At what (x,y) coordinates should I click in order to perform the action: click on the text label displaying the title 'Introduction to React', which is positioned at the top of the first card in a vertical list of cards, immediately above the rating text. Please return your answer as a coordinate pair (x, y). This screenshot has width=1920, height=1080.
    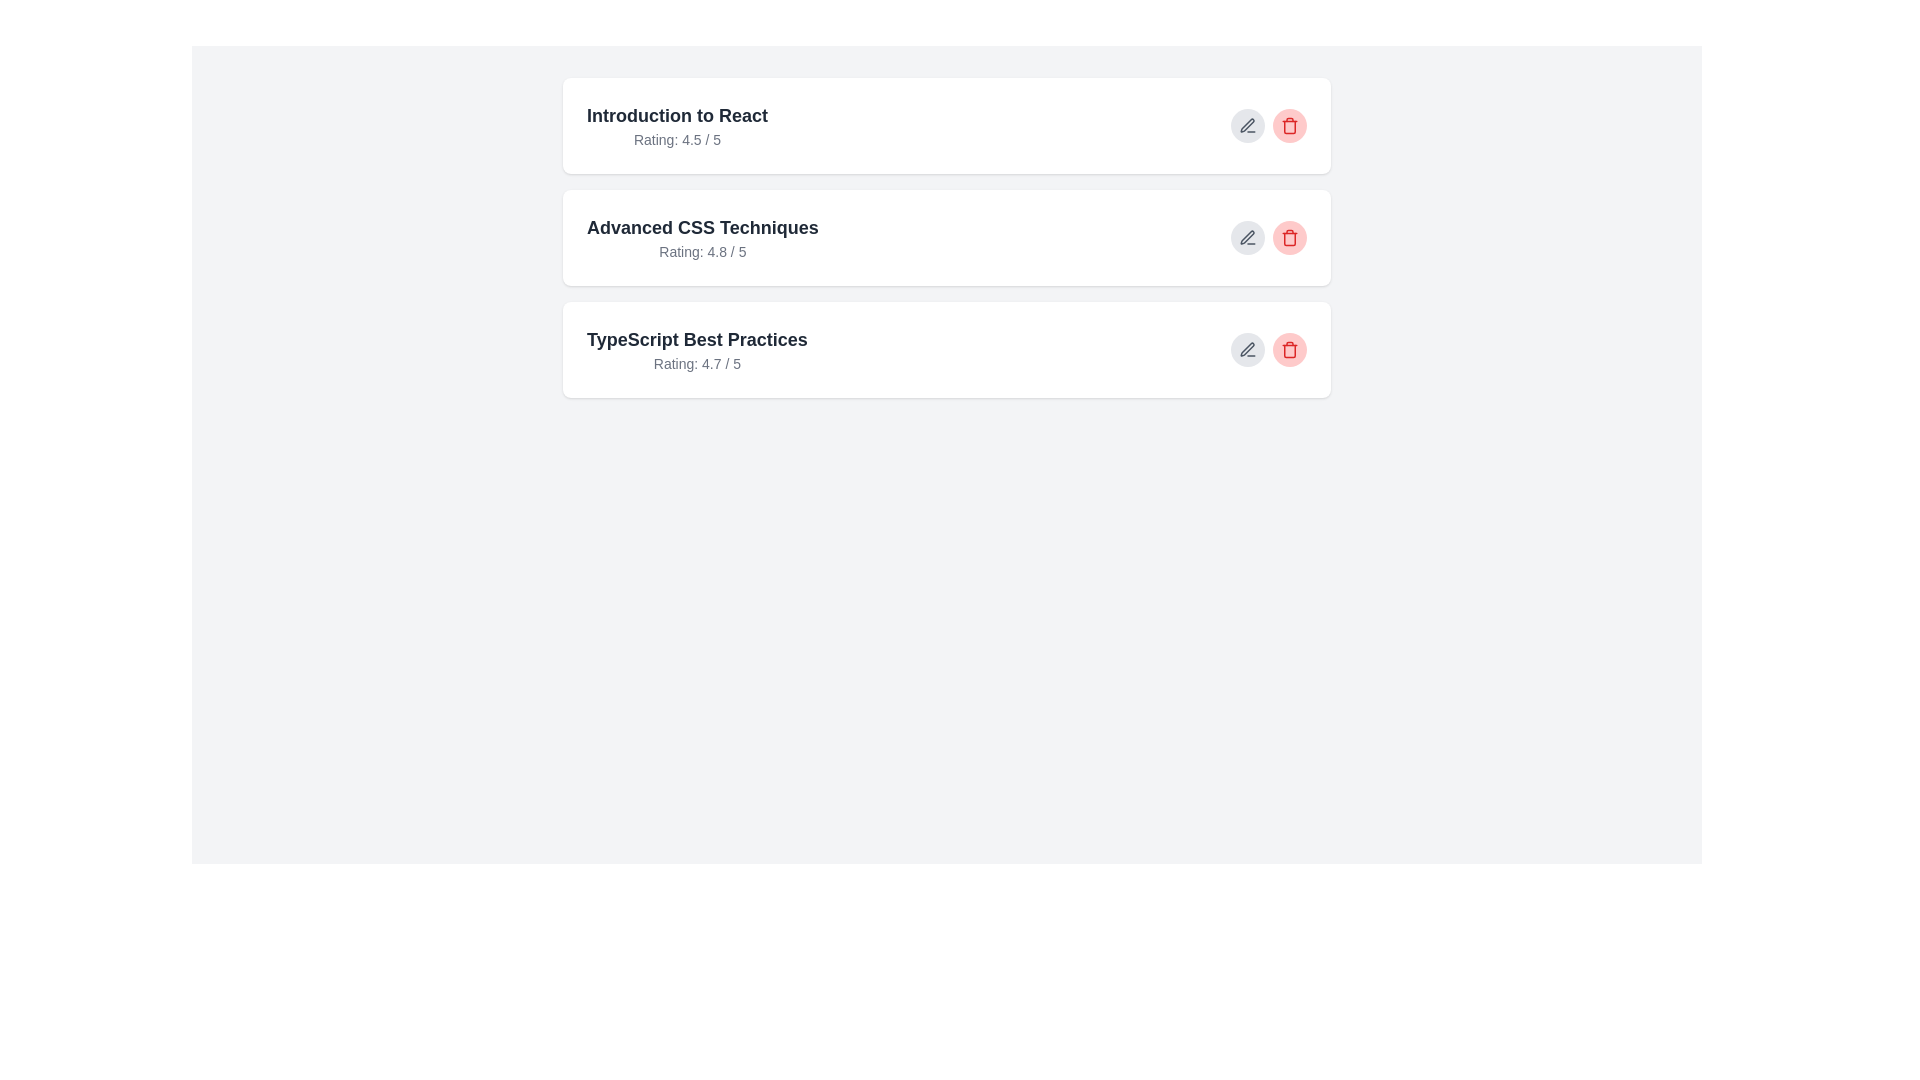
    Looking at the image, I should click on (677, 115).